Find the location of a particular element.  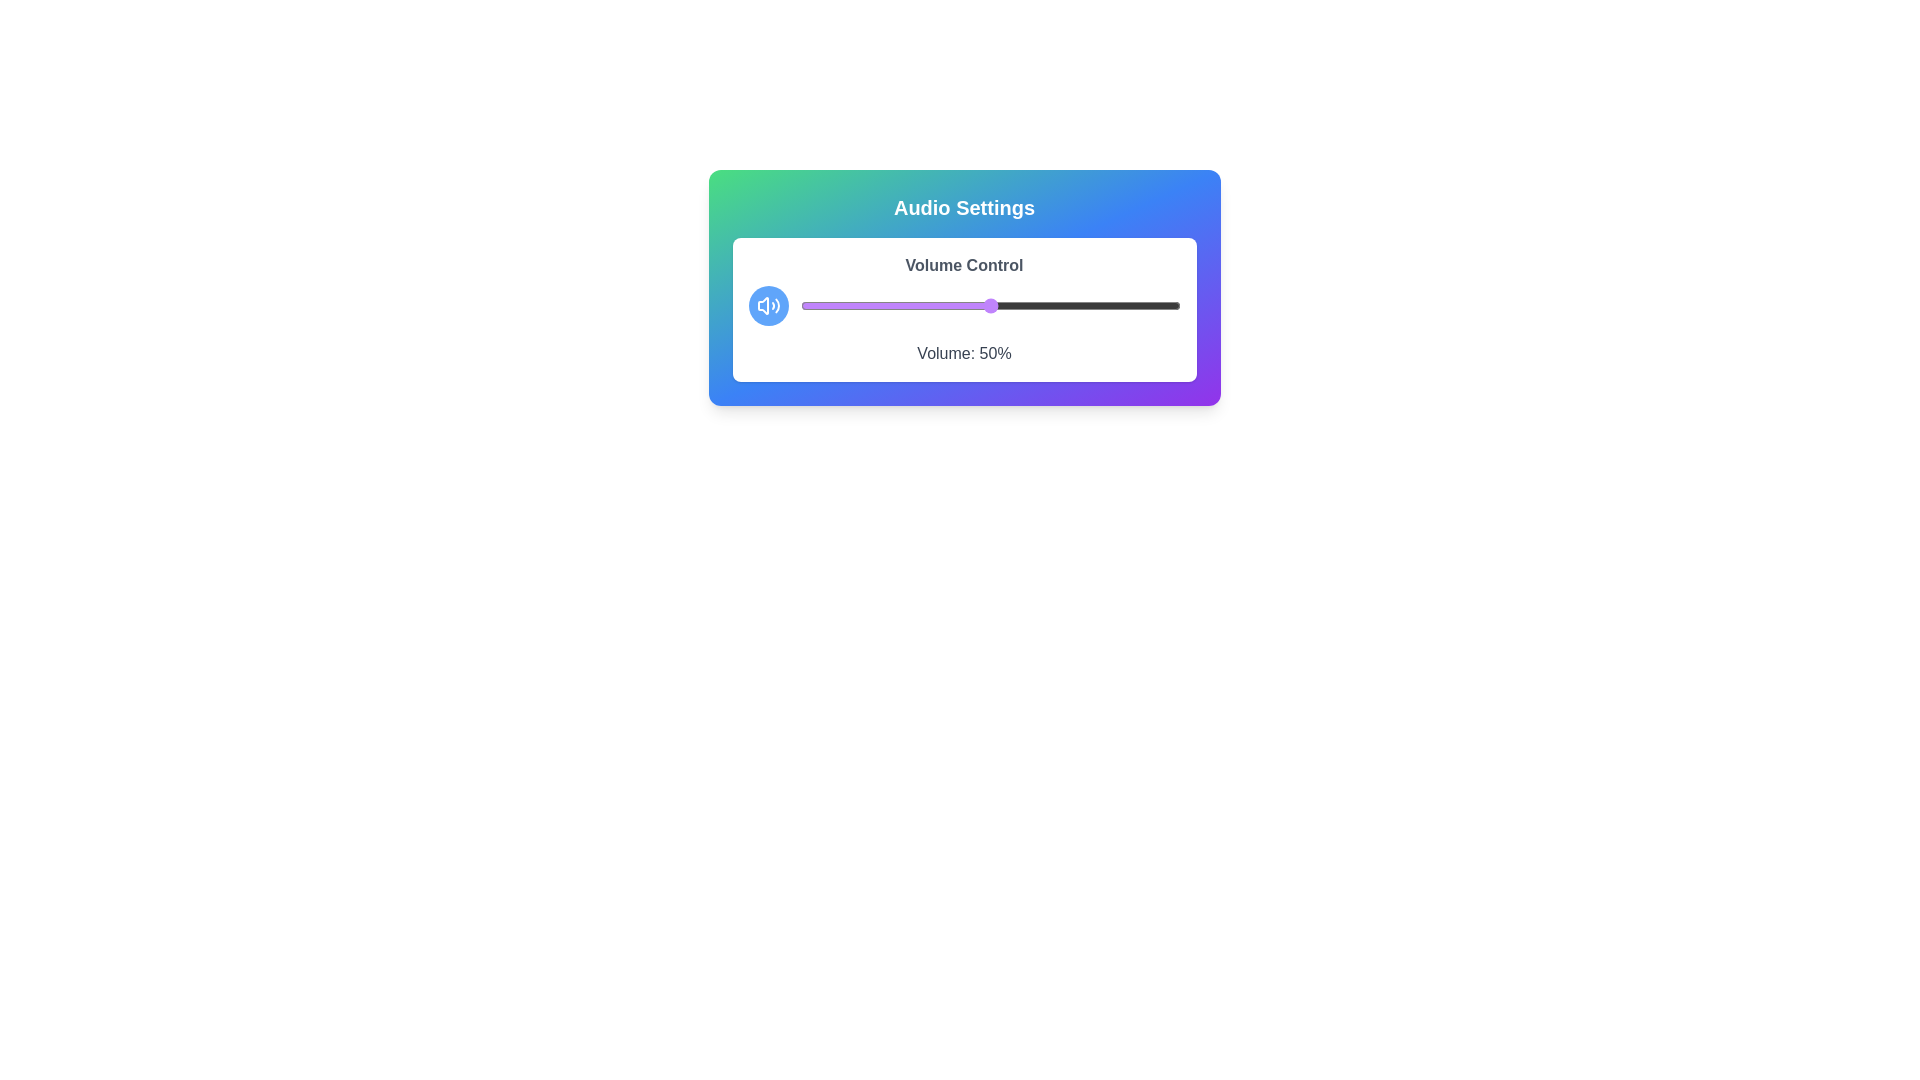

volume is located at coordinates (1099, 305).